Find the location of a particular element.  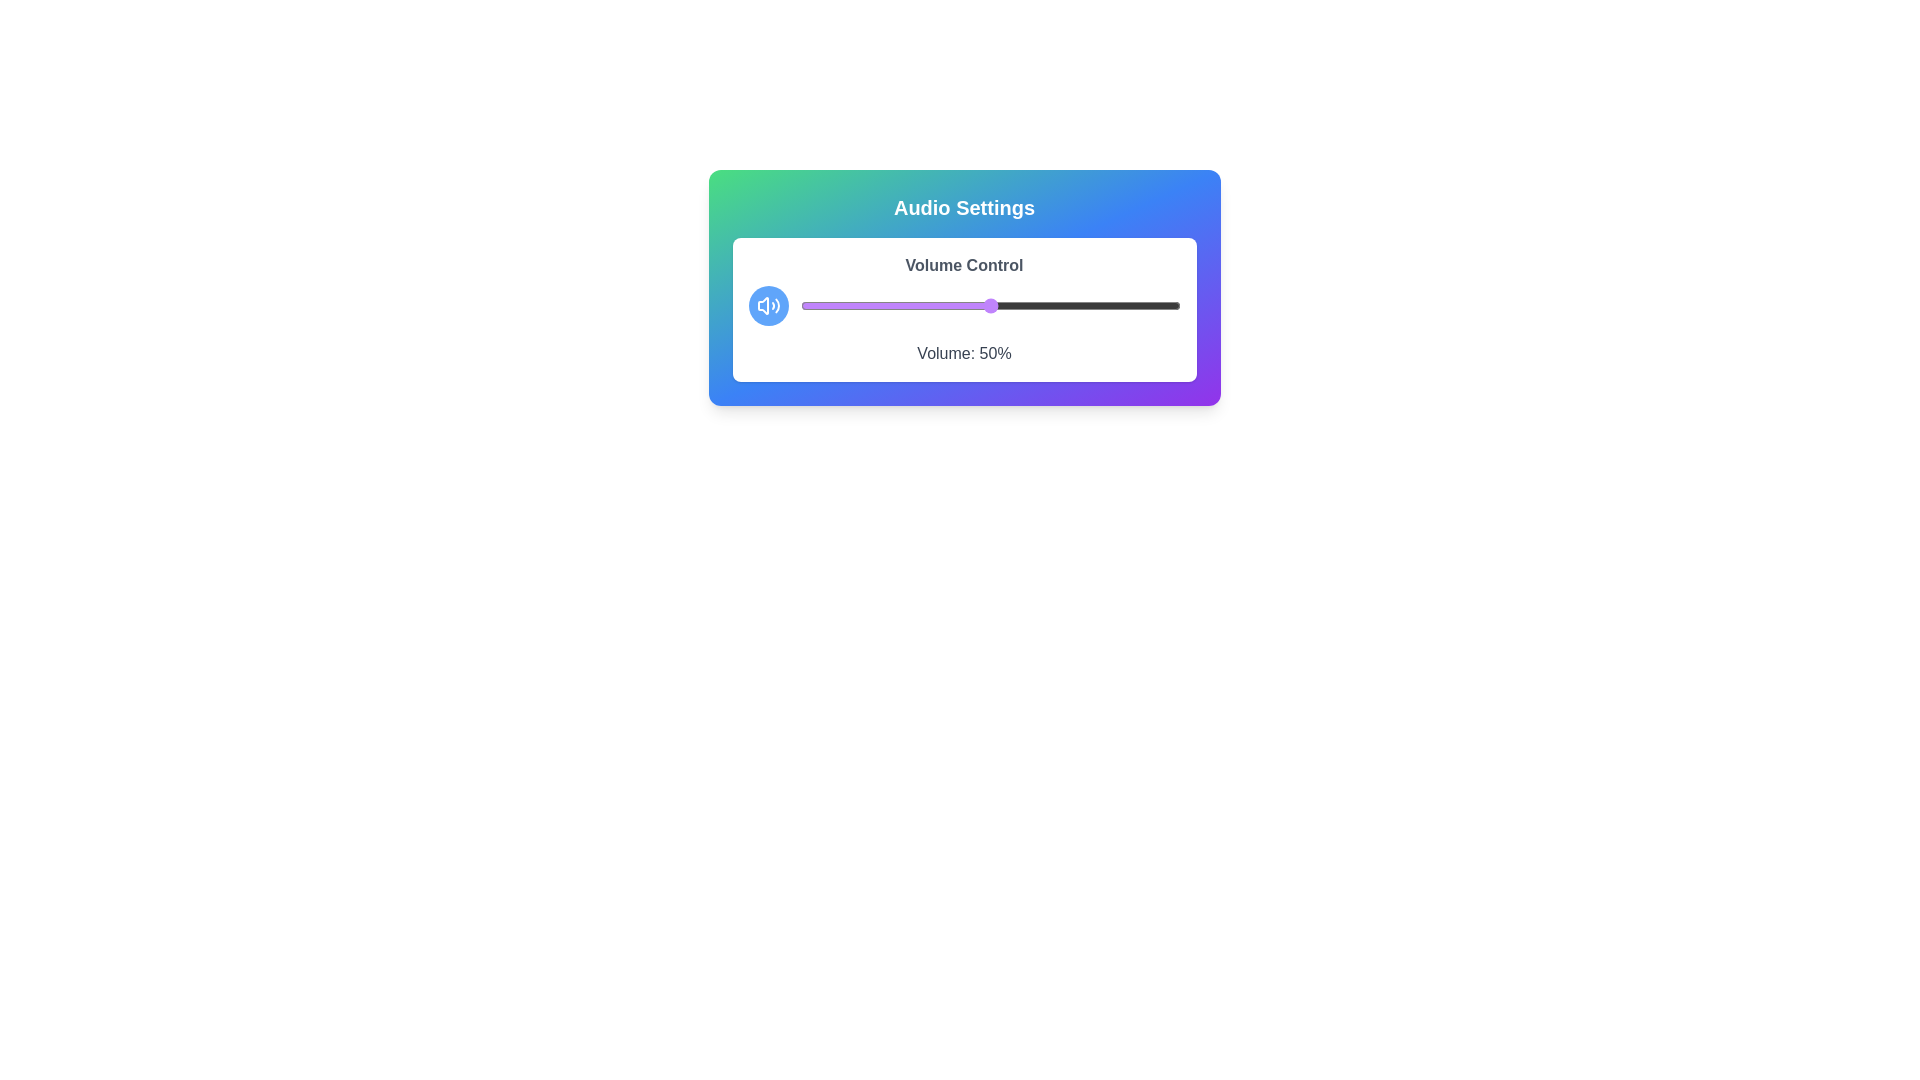

volume is located at coordinates (1099, 305).